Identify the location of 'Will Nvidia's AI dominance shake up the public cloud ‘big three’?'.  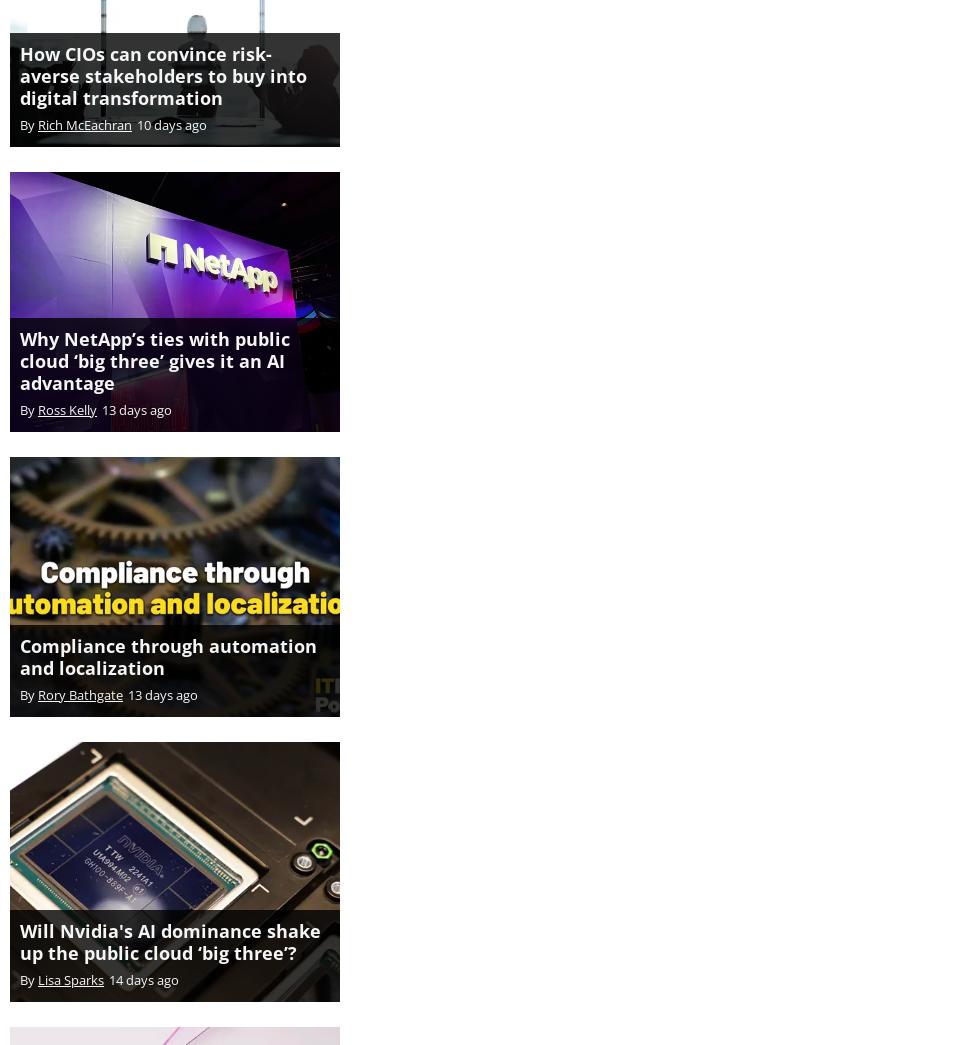
(19, 920).